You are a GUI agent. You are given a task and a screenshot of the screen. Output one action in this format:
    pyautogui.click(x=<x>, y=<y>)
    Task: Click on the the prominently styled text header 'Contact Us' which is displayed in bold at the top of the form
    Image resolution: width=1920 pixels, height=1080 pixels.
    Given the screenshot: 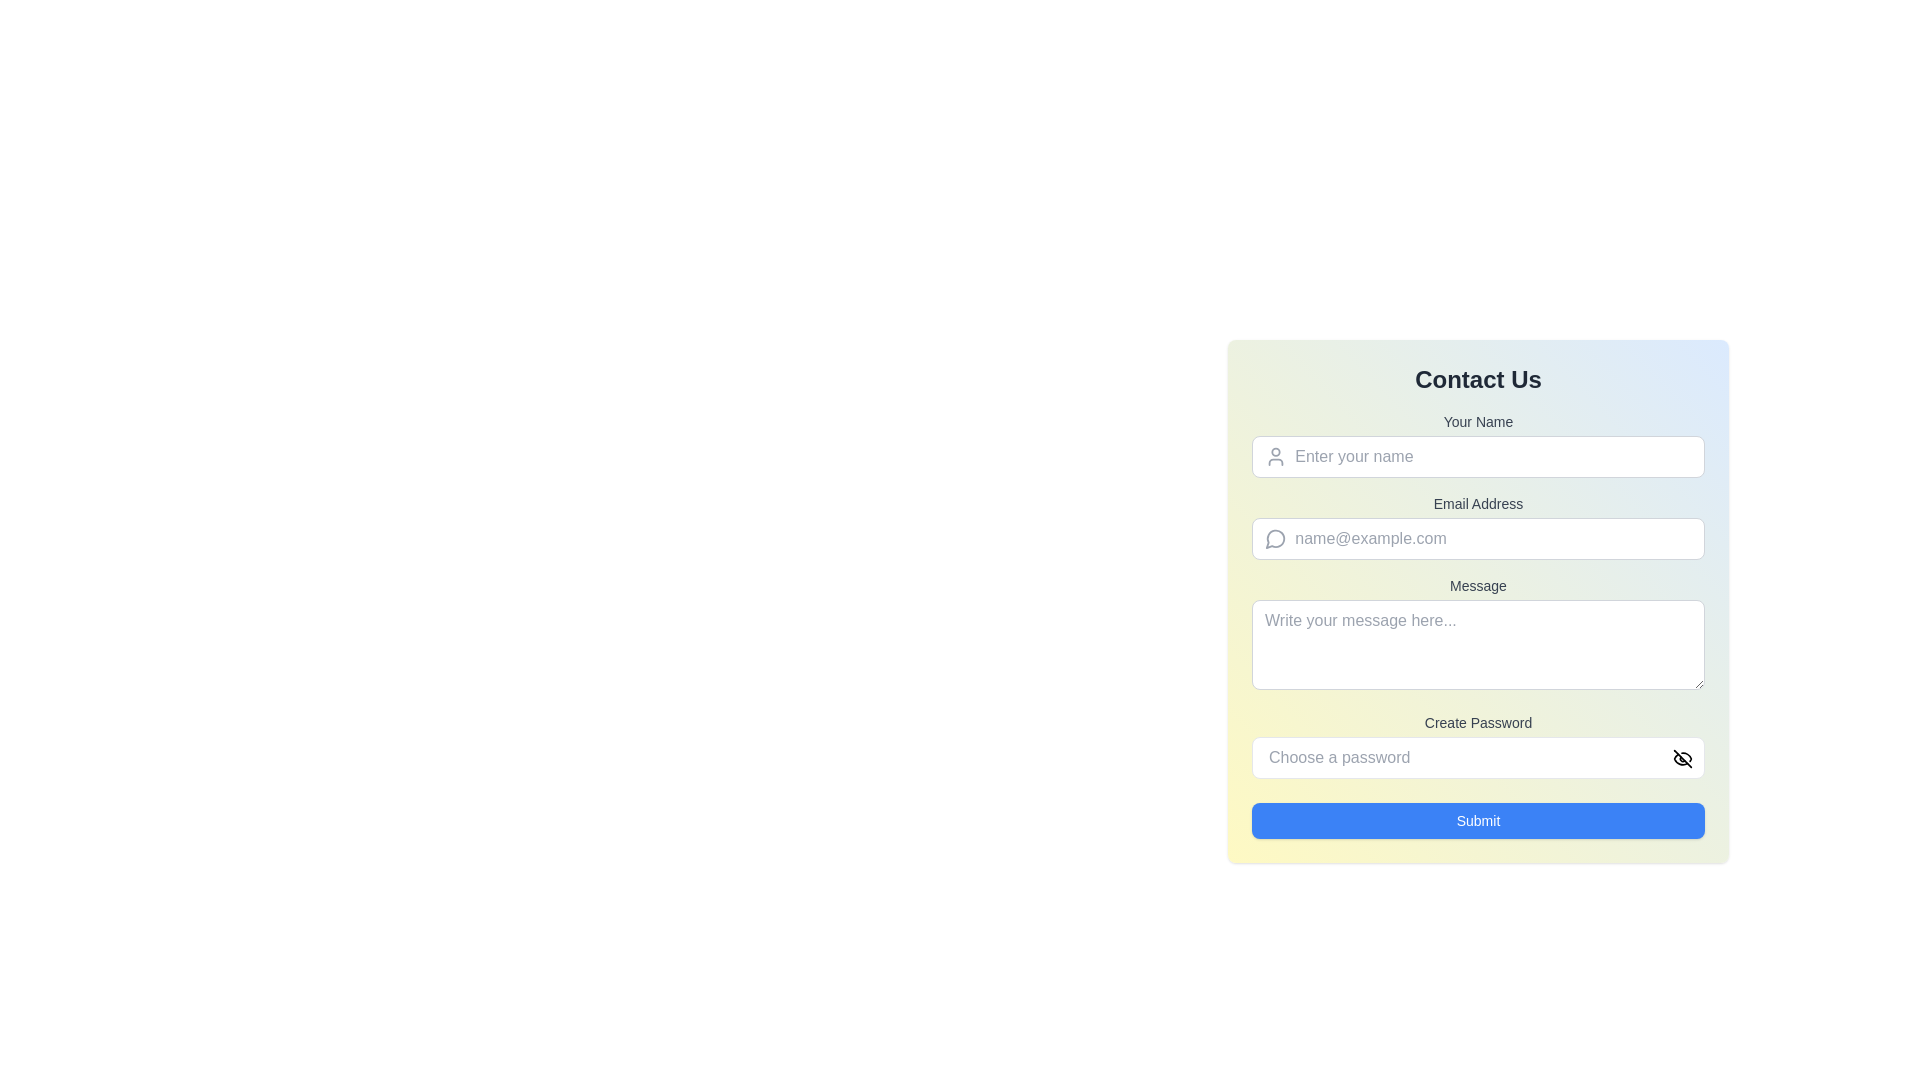 What is the action you would take?
    pyautogui.click(x=1478, y=380)
    